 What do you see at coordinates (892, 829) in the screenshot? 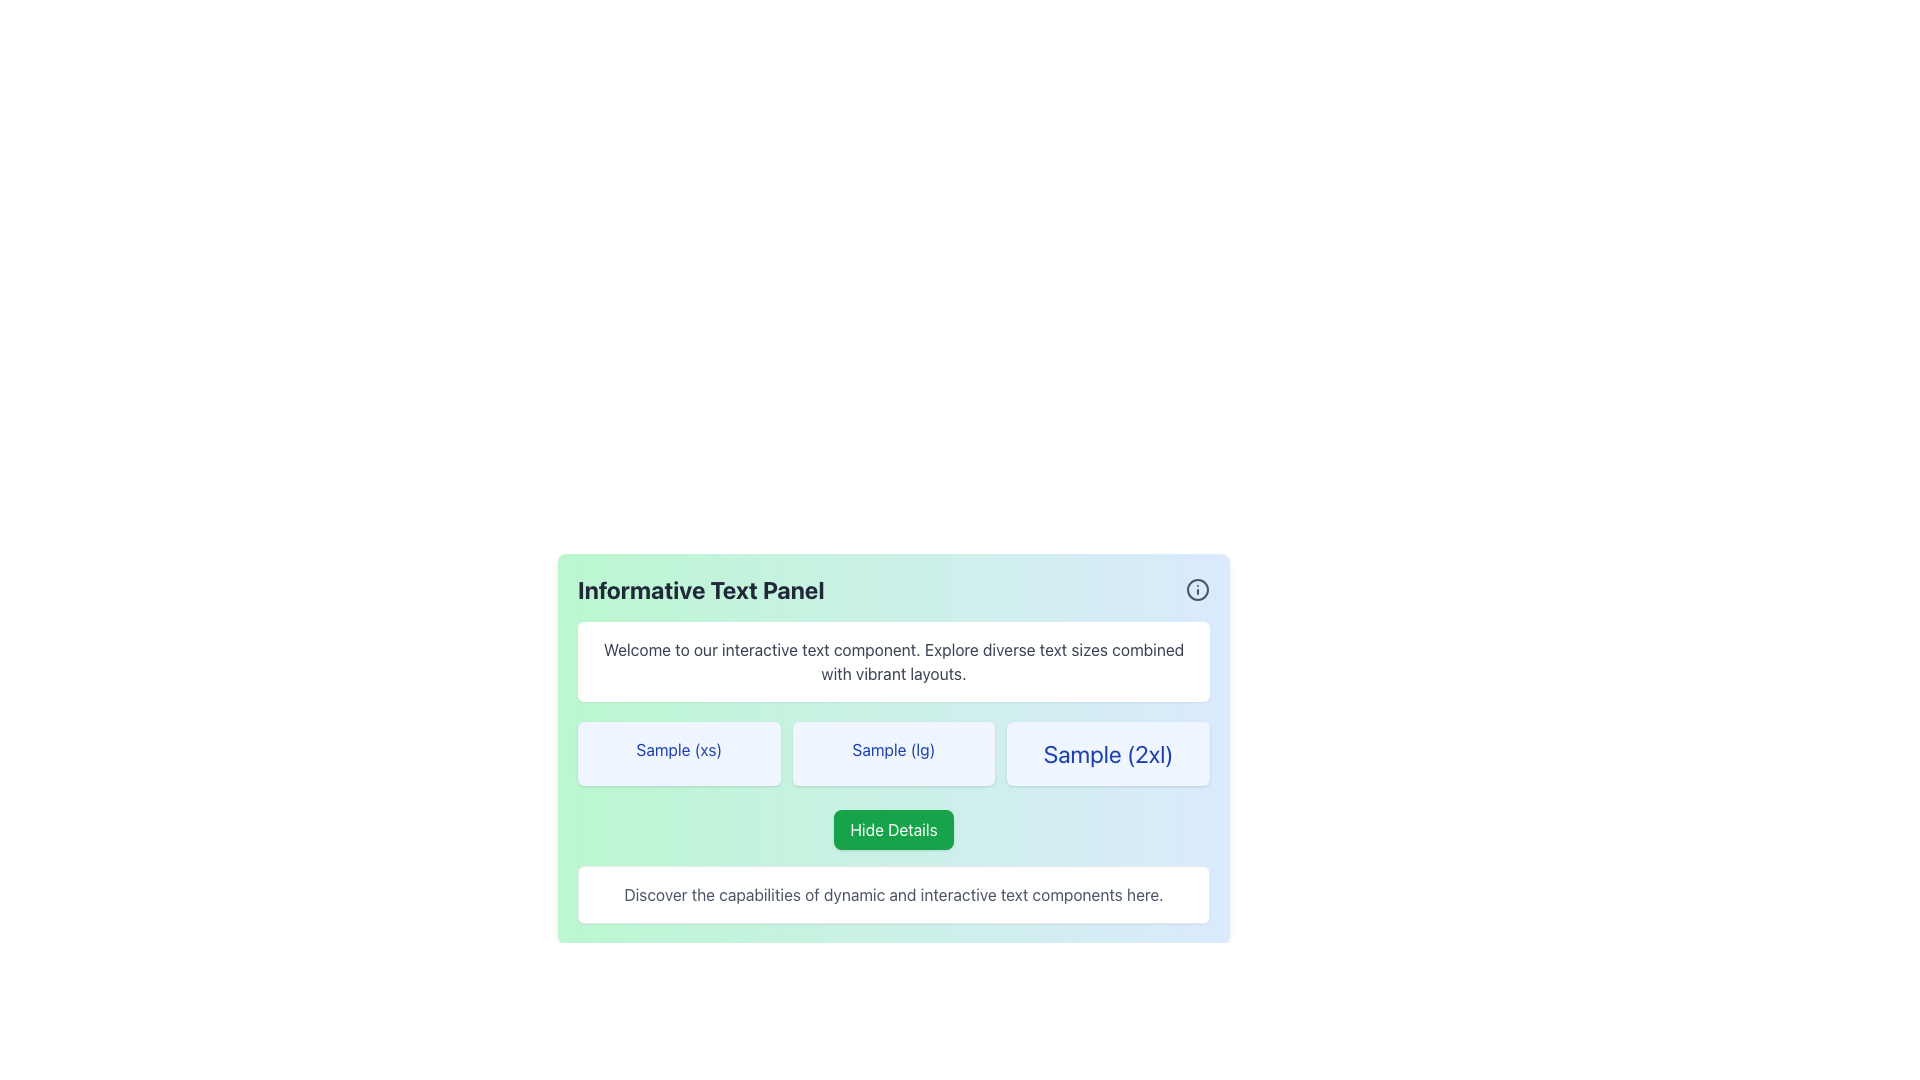
I see `the 'Hide Details' button with a green background and white text located in the 'Informative Text Panel'` at bounding box center [892, 829].